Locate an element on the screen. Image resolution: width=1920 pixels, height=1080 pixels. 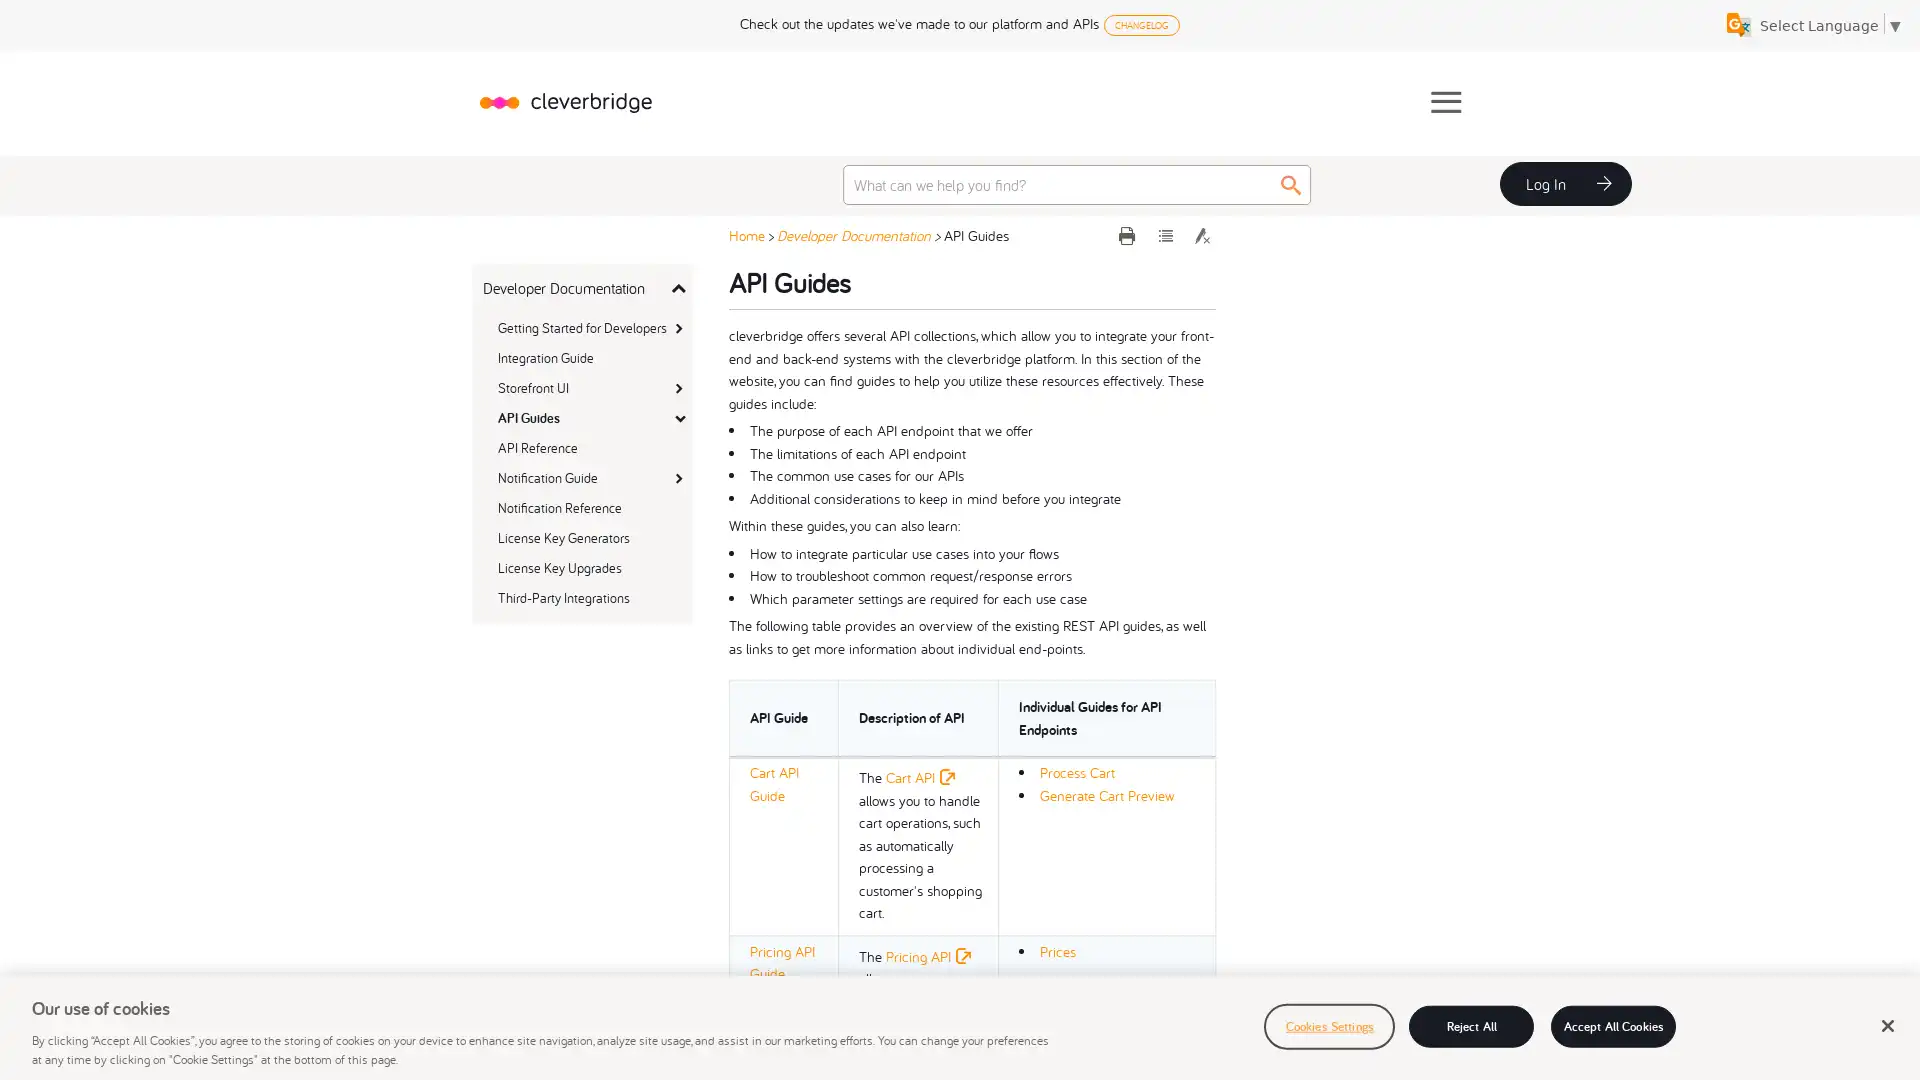
Accept All Cookies is located at coordinates (1613, 1026).